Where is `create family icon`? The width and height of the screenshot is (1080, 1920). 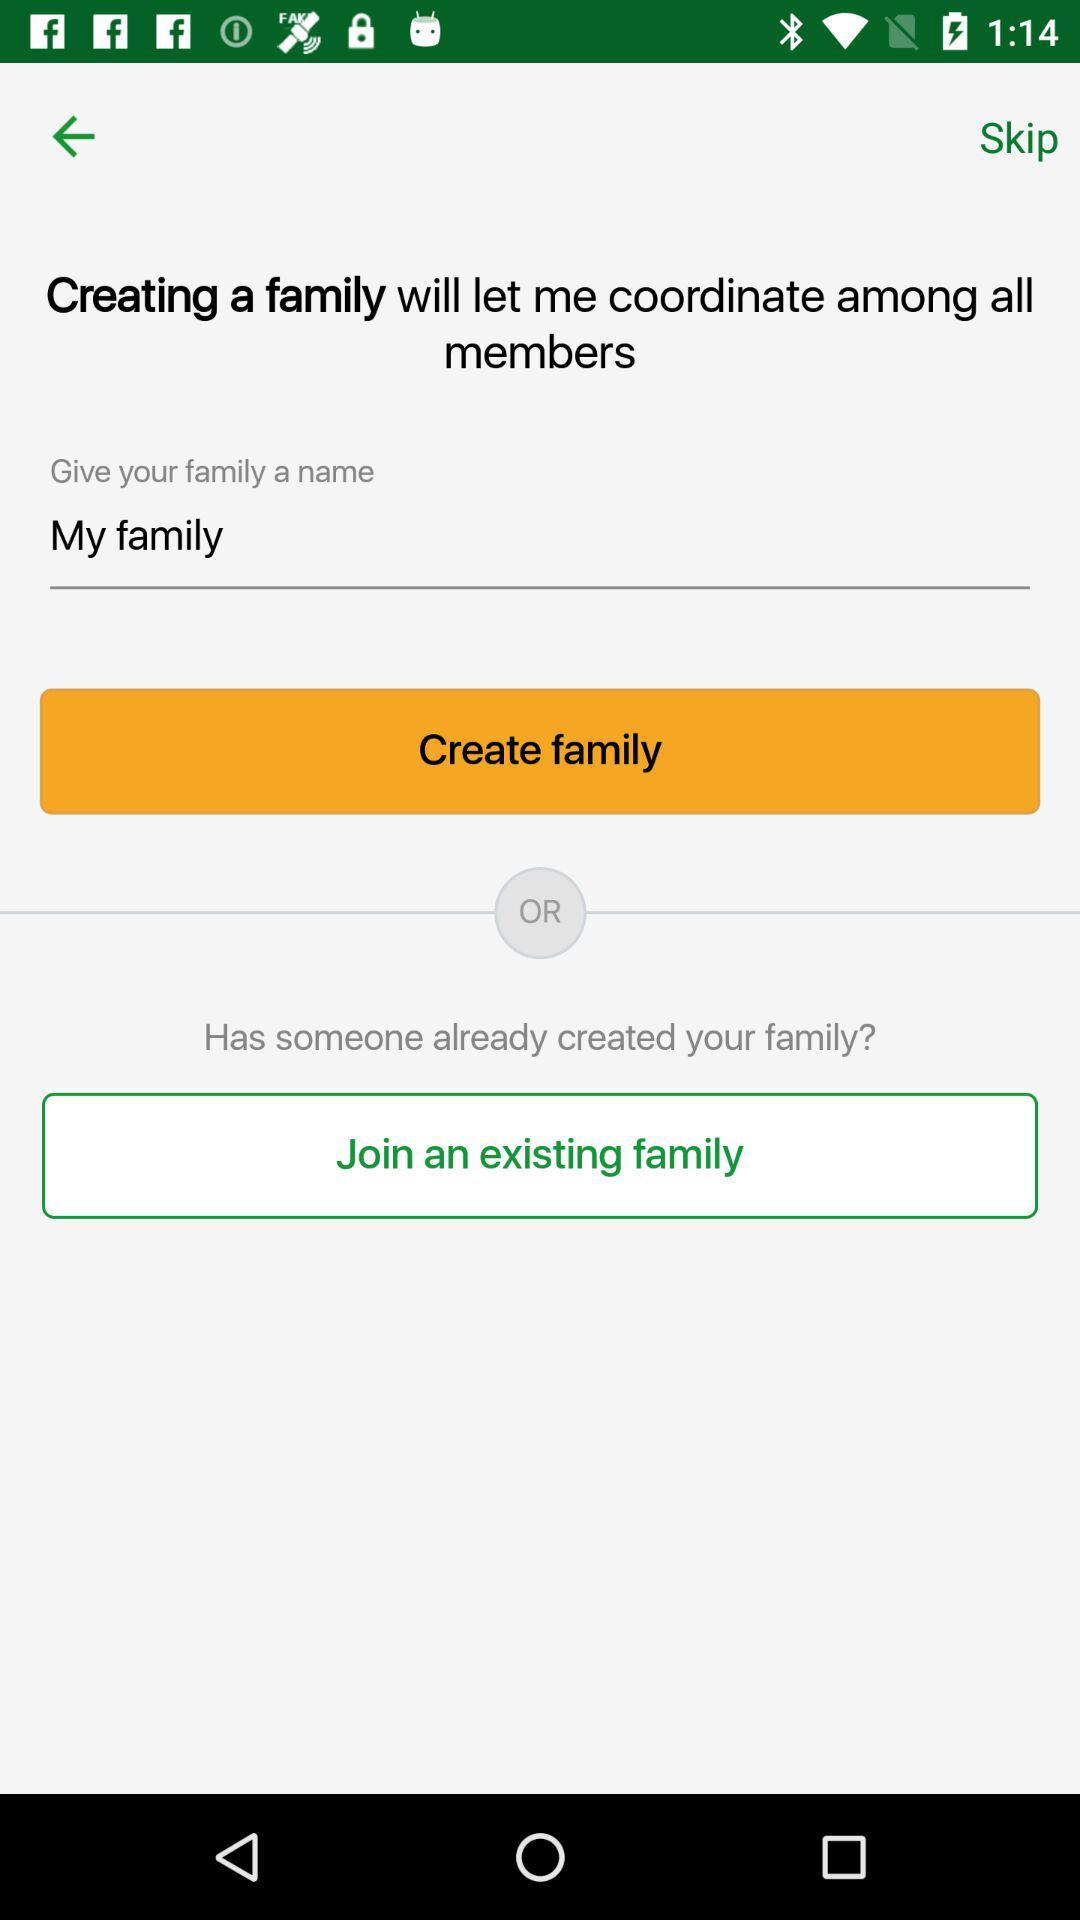
create family icon is located at coordinates (540, 750).